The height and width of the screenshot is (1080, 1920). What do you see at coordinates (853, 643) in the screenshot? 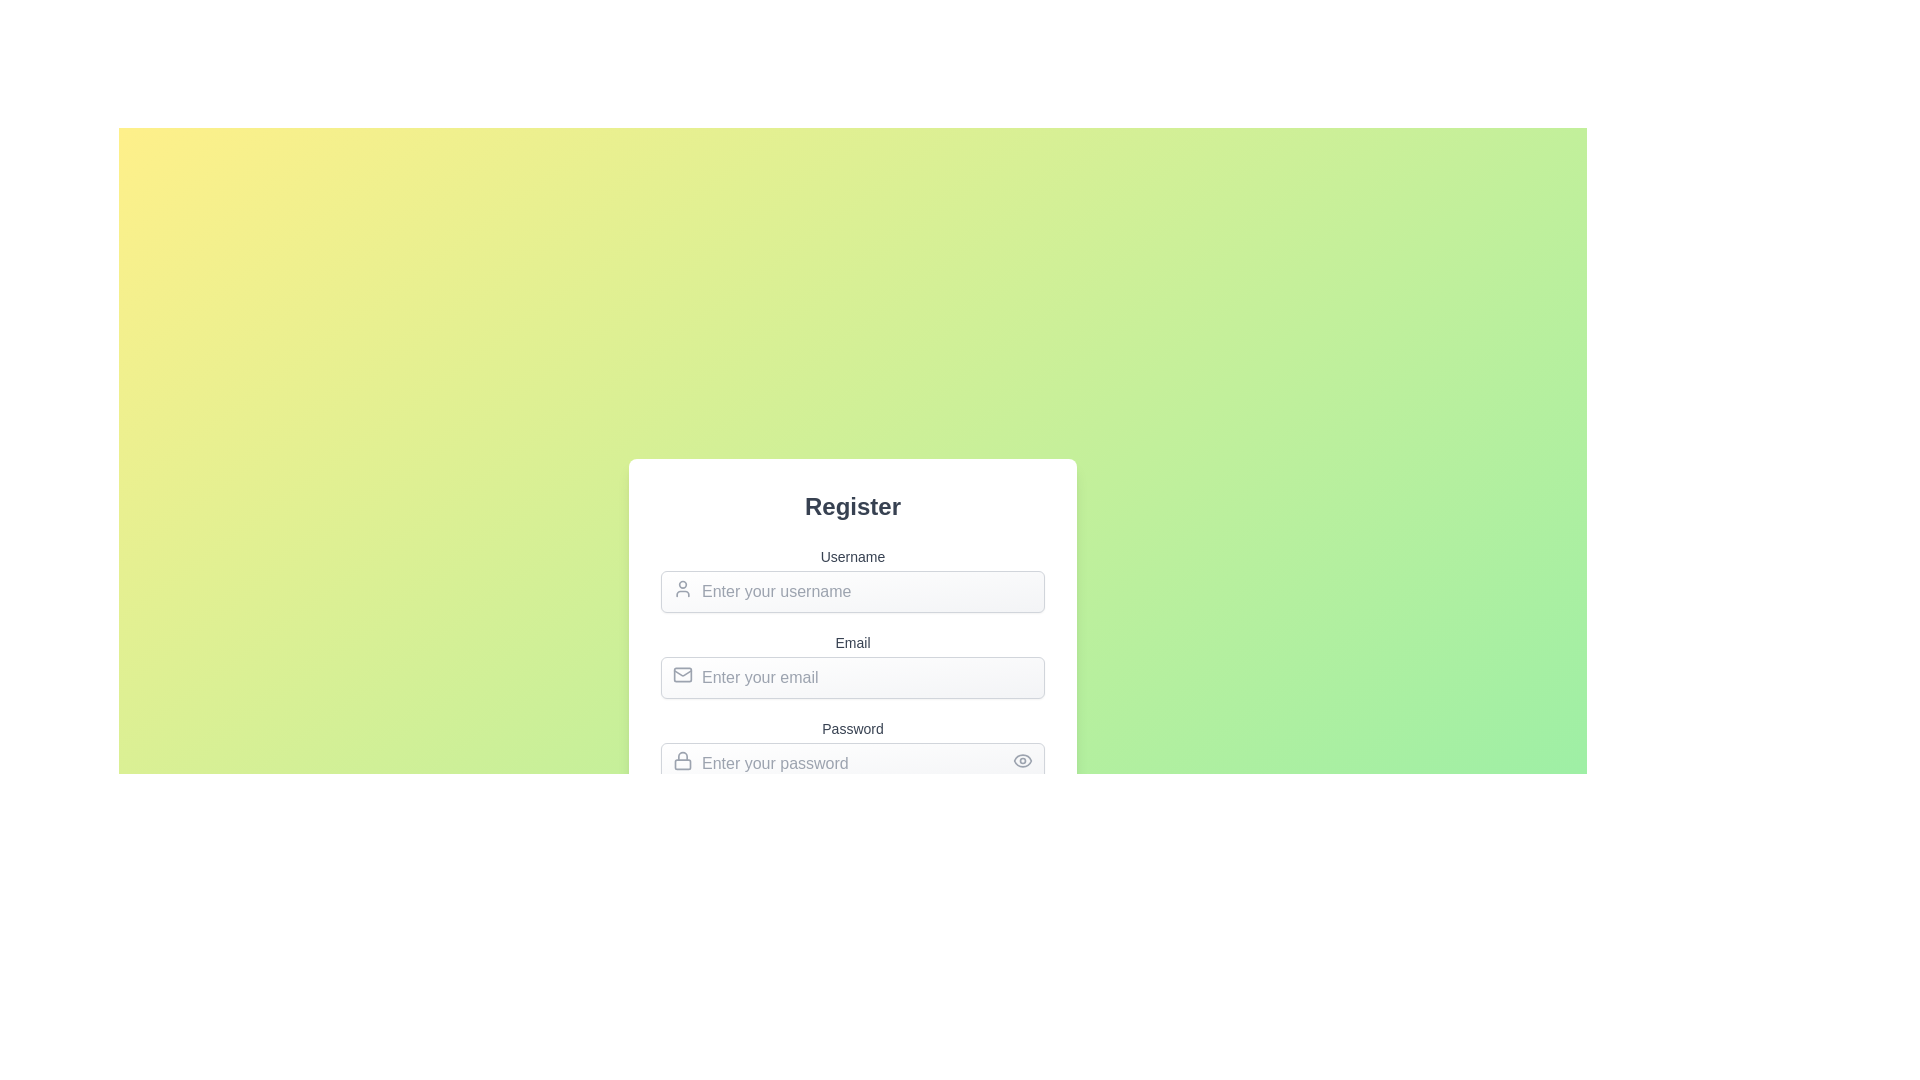
I see `the 'Email' text label, which is styled in gray and positioned above the email input field in the form` at bounding box center [853, 643].